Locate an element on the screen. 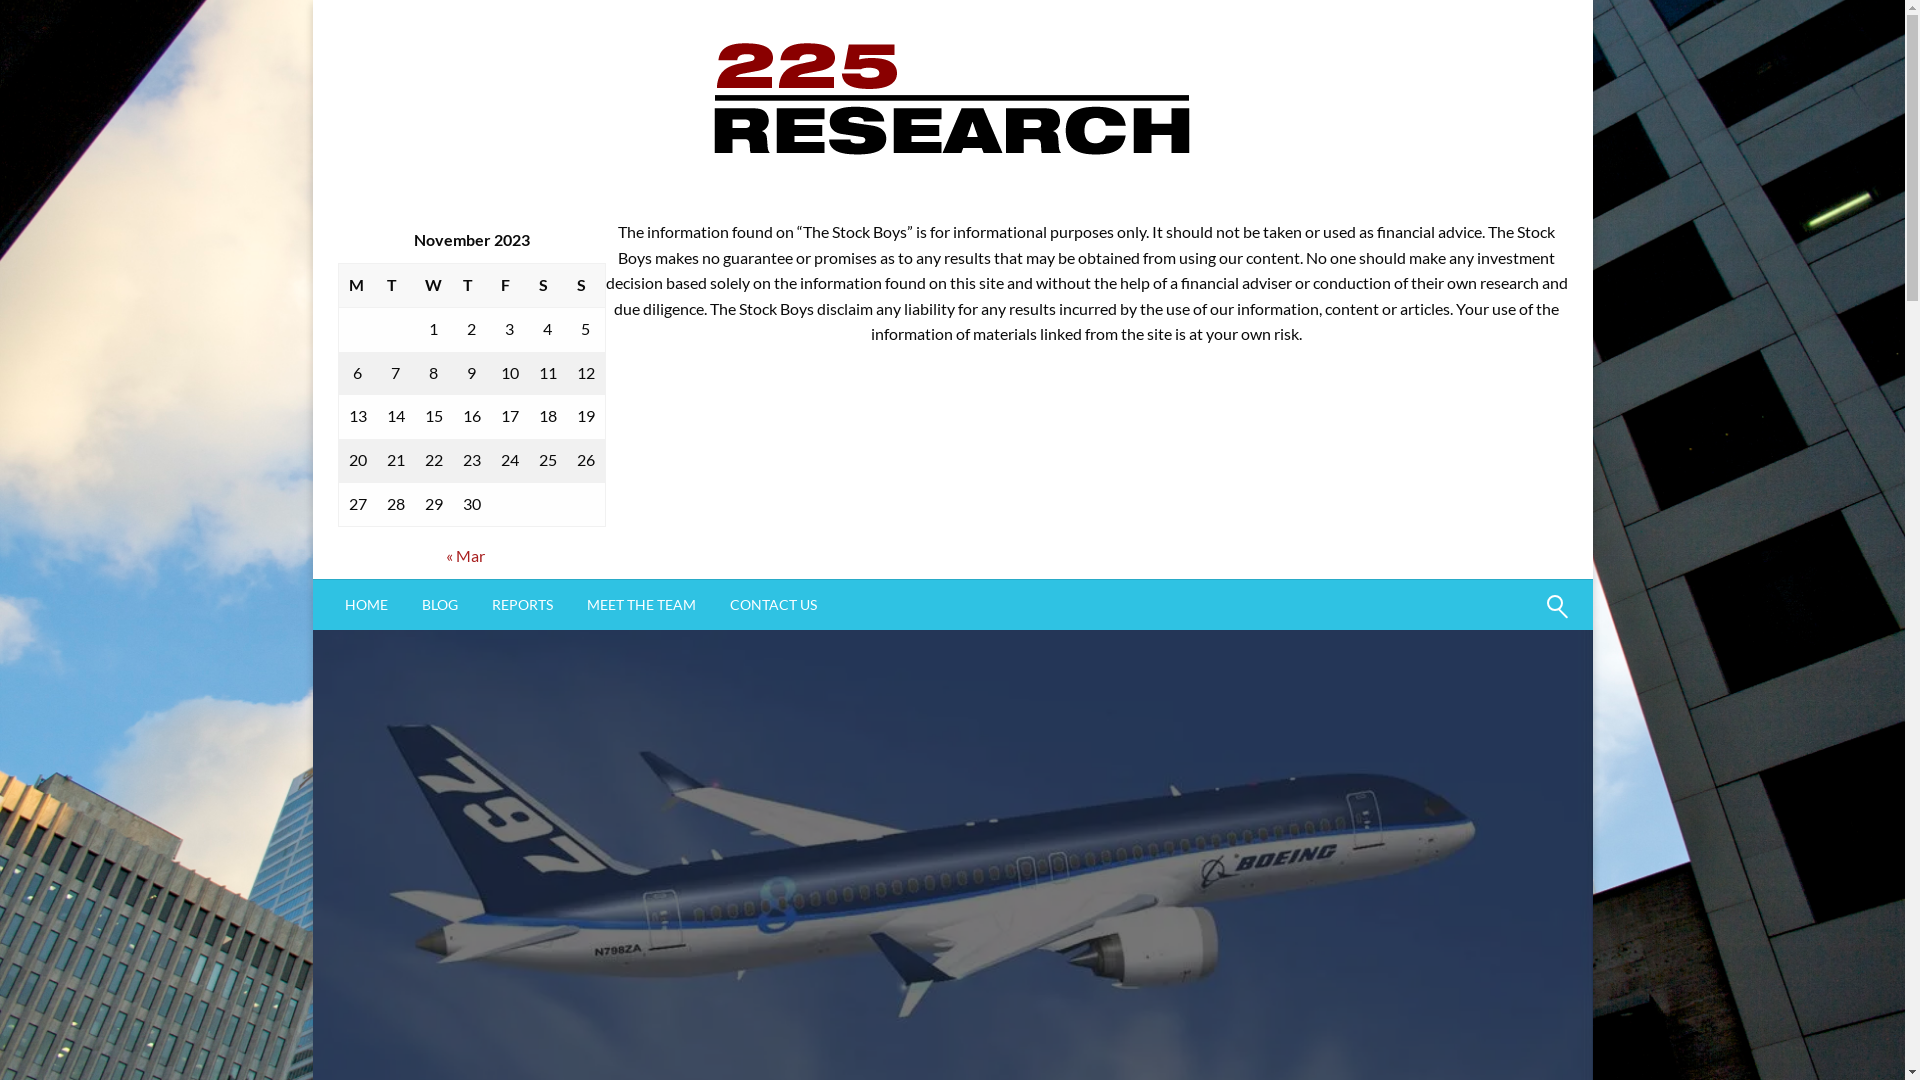 Image resolution: width=1920 pixels, height=1080 pixels. '225Research' is located at coordinates (811, 225).